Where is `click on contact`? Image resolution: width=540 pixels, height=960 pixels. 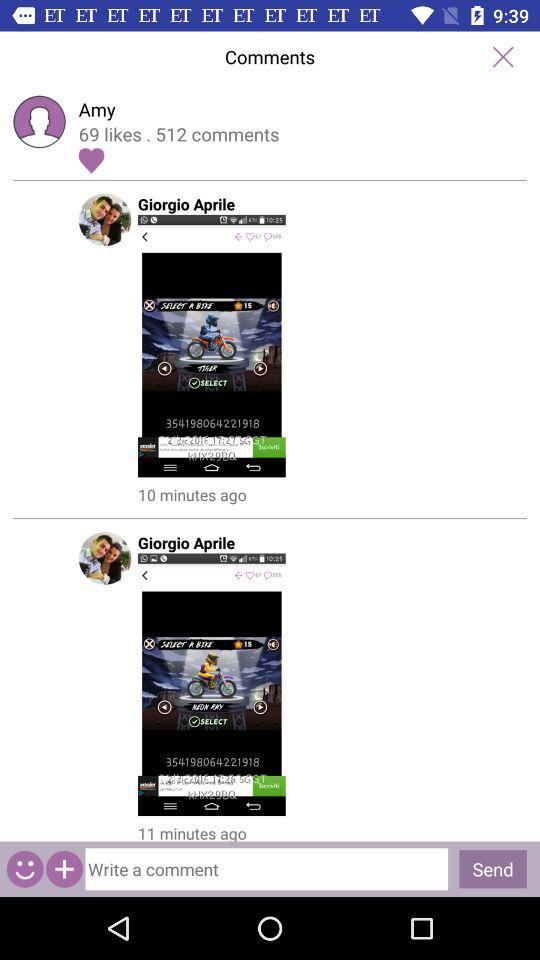 click on contact is located at coordinates (64, 868).